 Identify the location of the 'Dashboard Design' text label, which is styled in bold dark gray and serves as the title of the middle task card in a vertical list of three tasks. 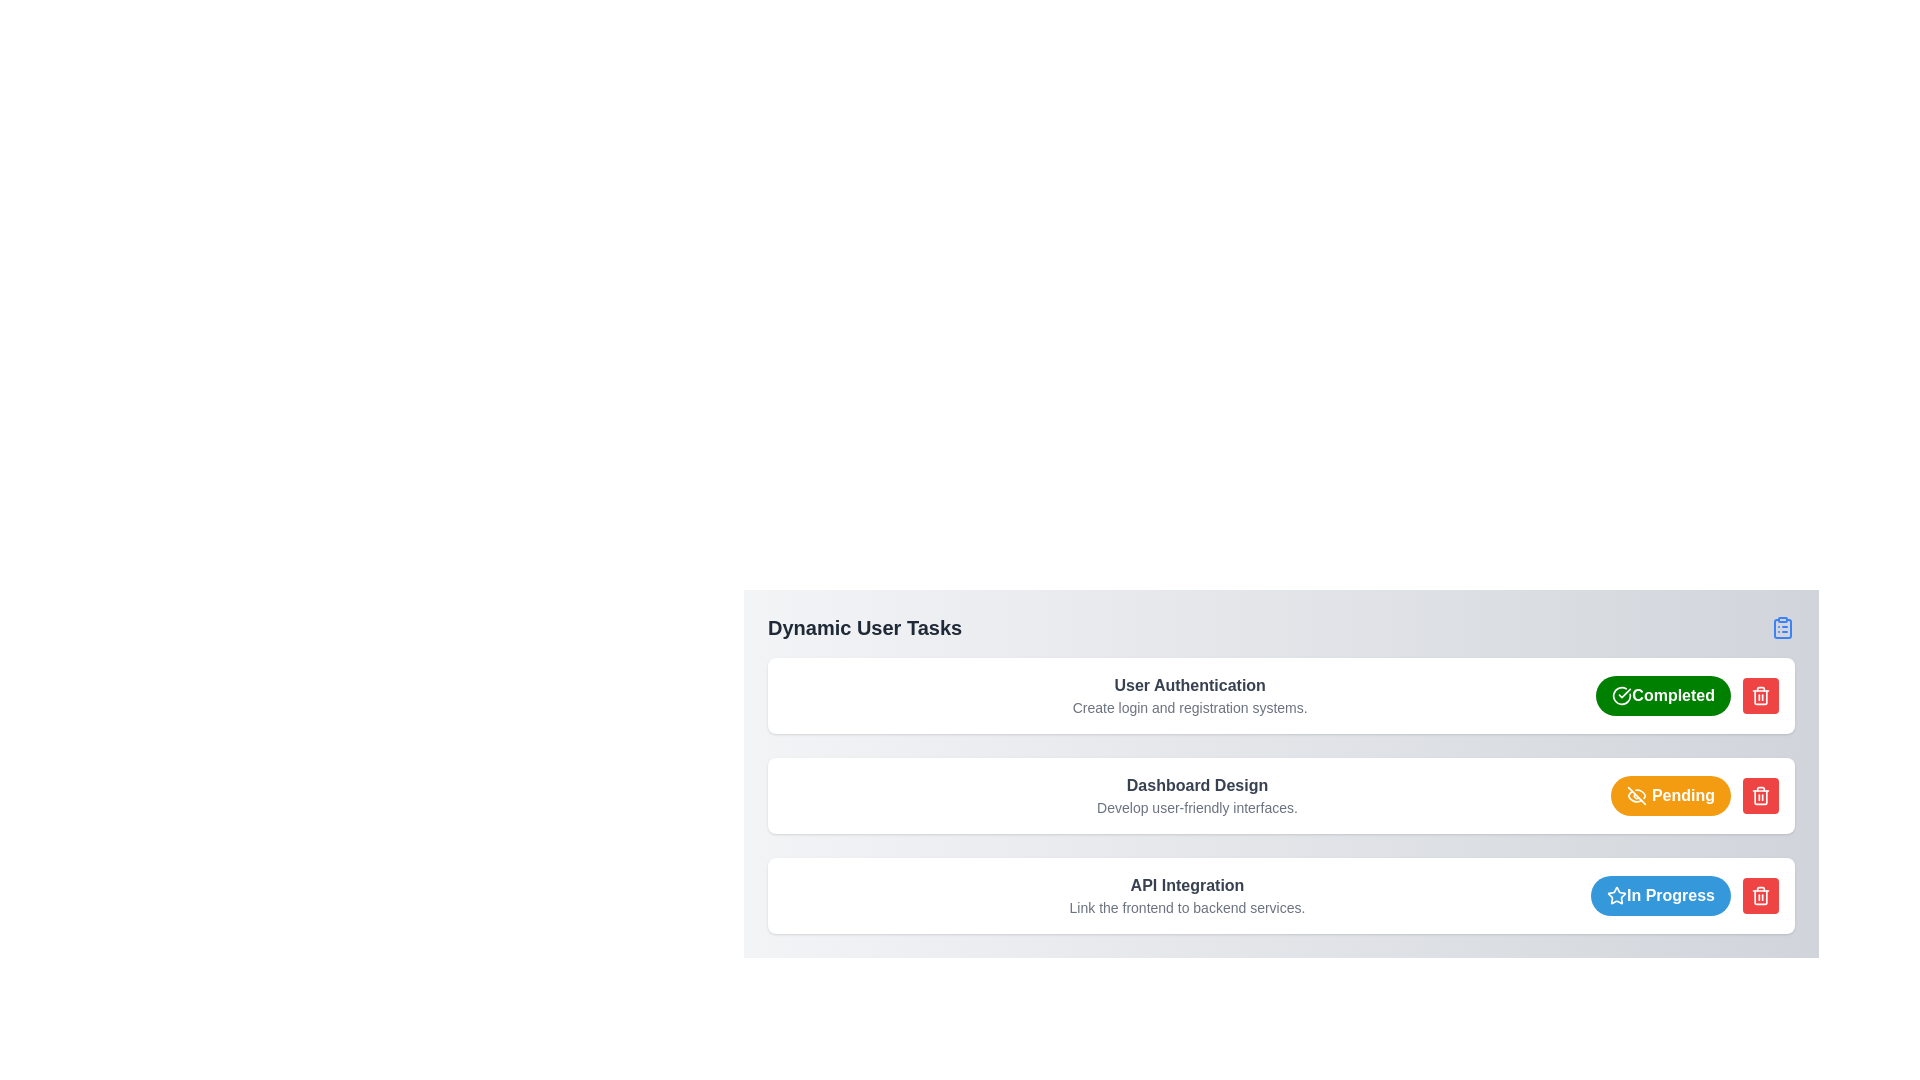
(1197, 785).